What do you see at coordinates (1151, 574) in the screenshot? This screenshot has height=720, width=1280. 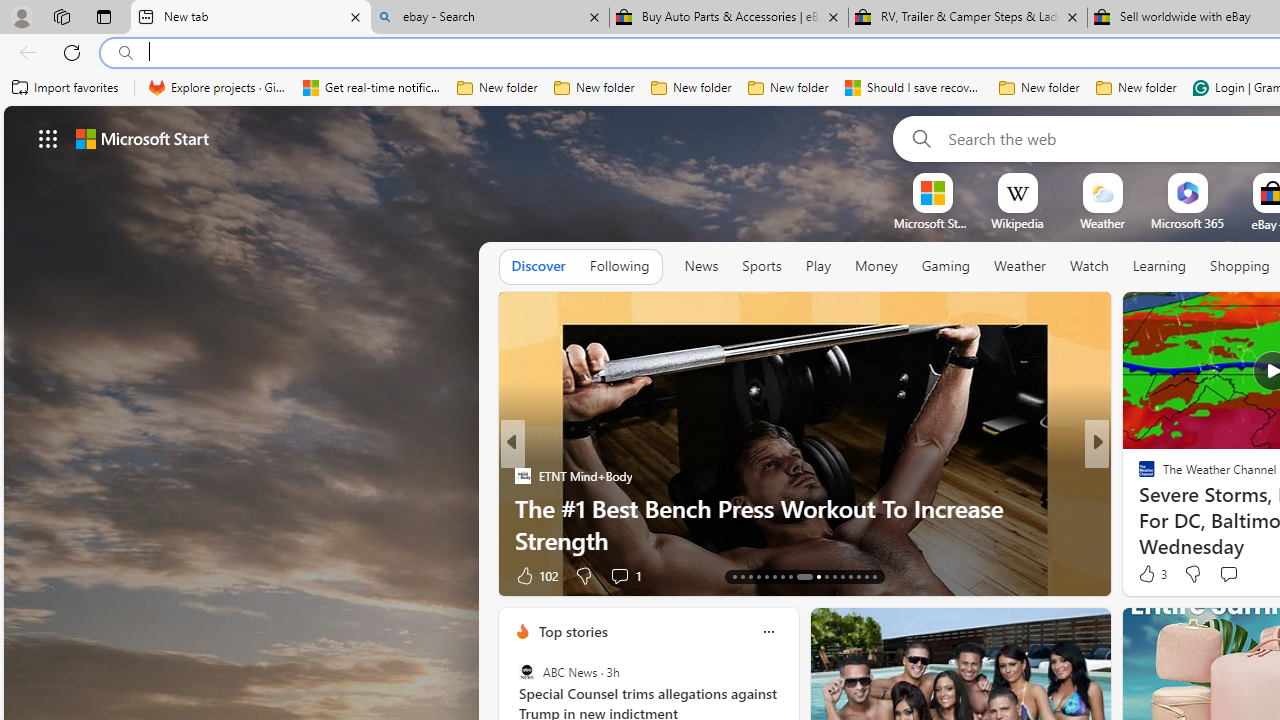 I see `'3 Like'` at bounding box center [1151, 574].